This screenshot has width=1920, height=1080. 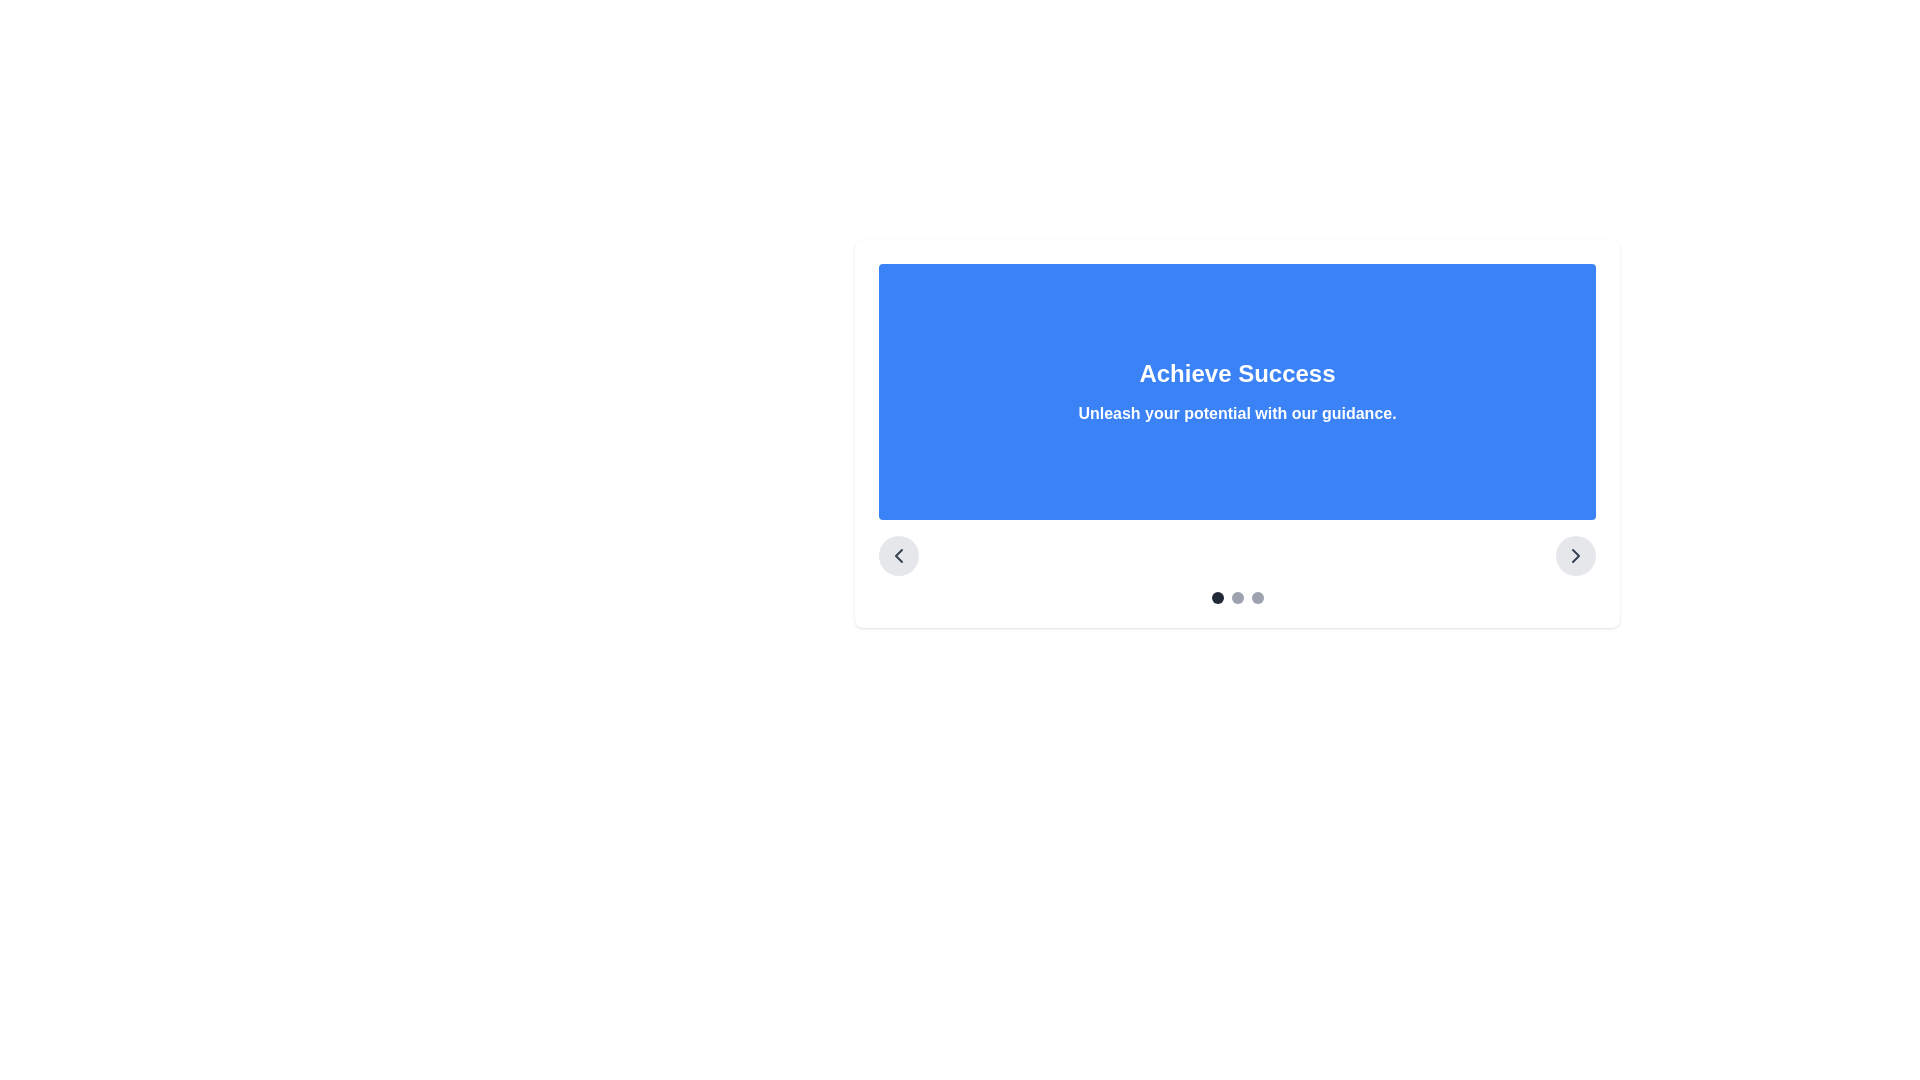 What do you see at coordinates (1216, 596) in the screenshot?
I see `the first circular Carousel navigation indicator, which is dark gray and located beneath the carousel` at bounding box center [1216, 596].